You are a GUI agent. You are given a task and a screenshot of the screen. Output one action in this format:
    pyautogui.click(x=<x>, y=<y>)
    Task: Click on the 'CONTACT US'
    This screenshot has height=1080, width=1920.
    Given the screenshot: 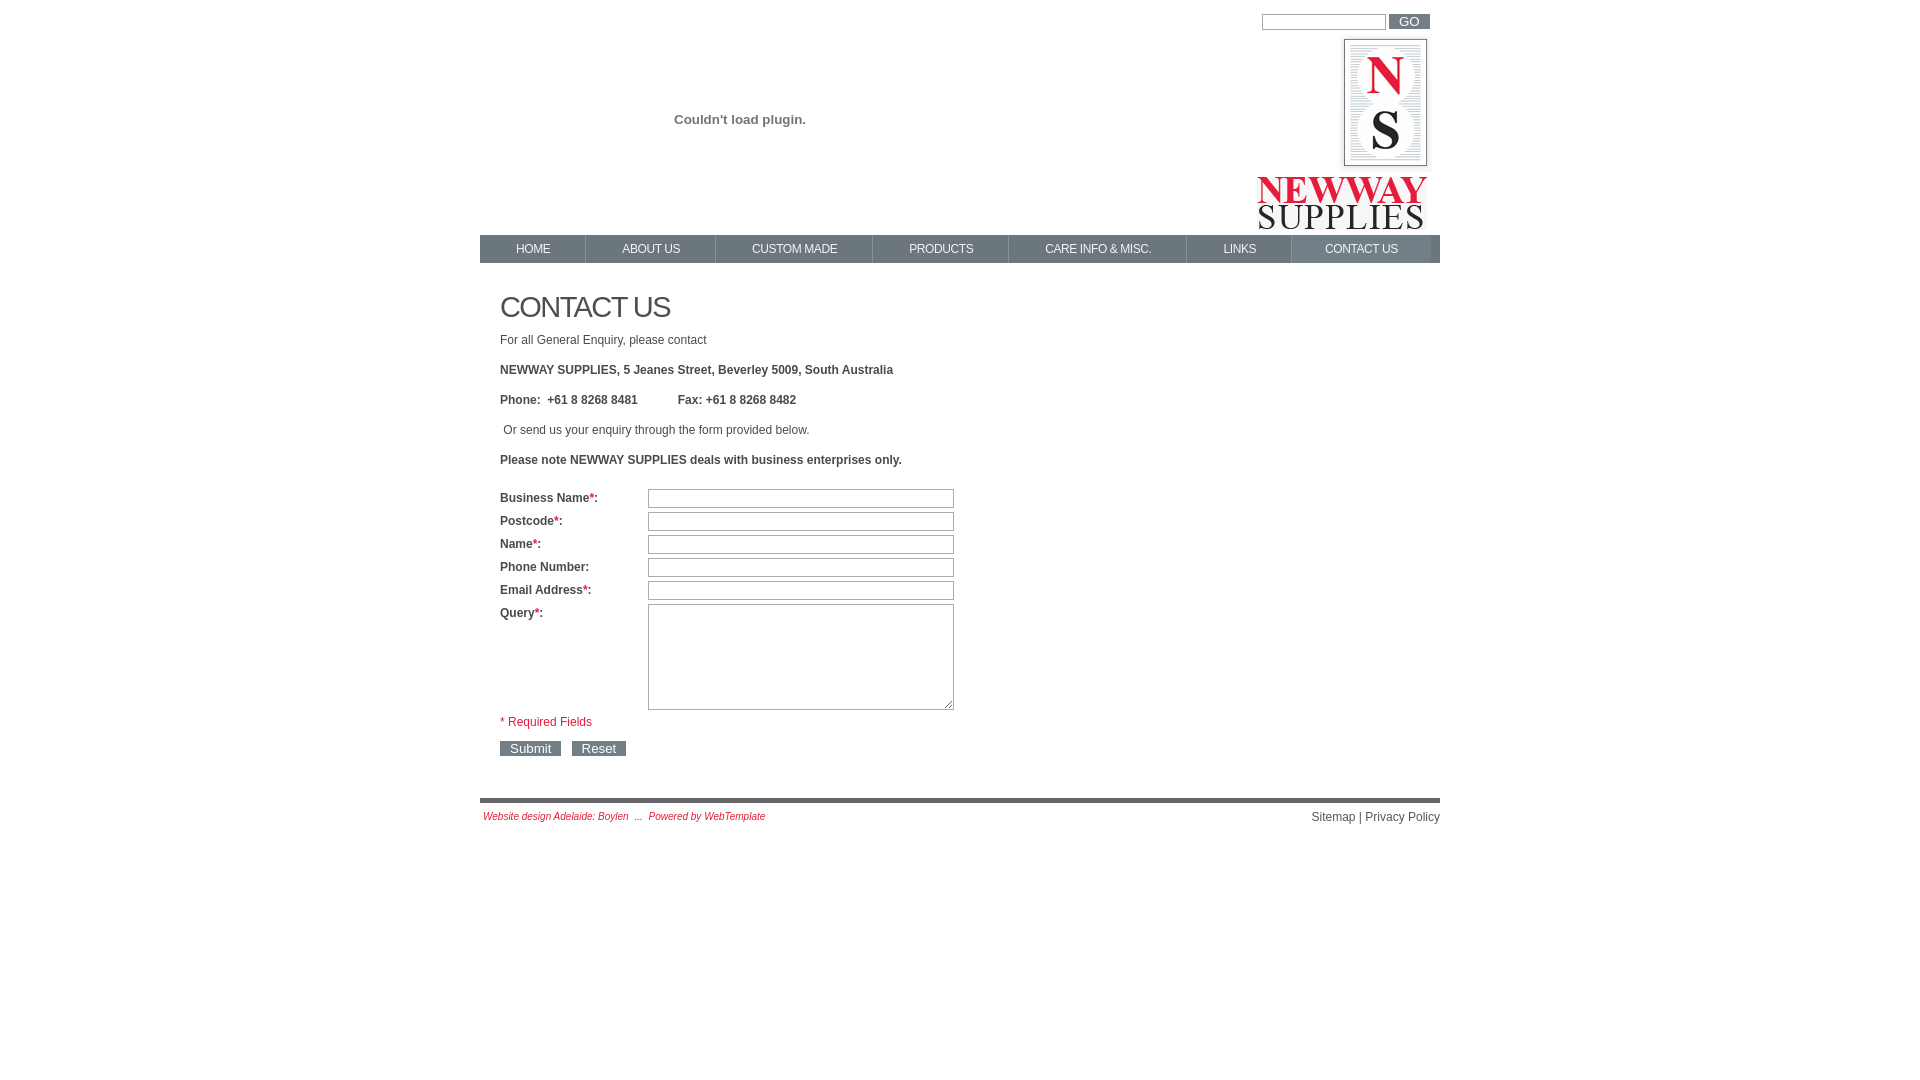 What is the action you would take?
    pyautogui.click(x=1360, y=248)
    